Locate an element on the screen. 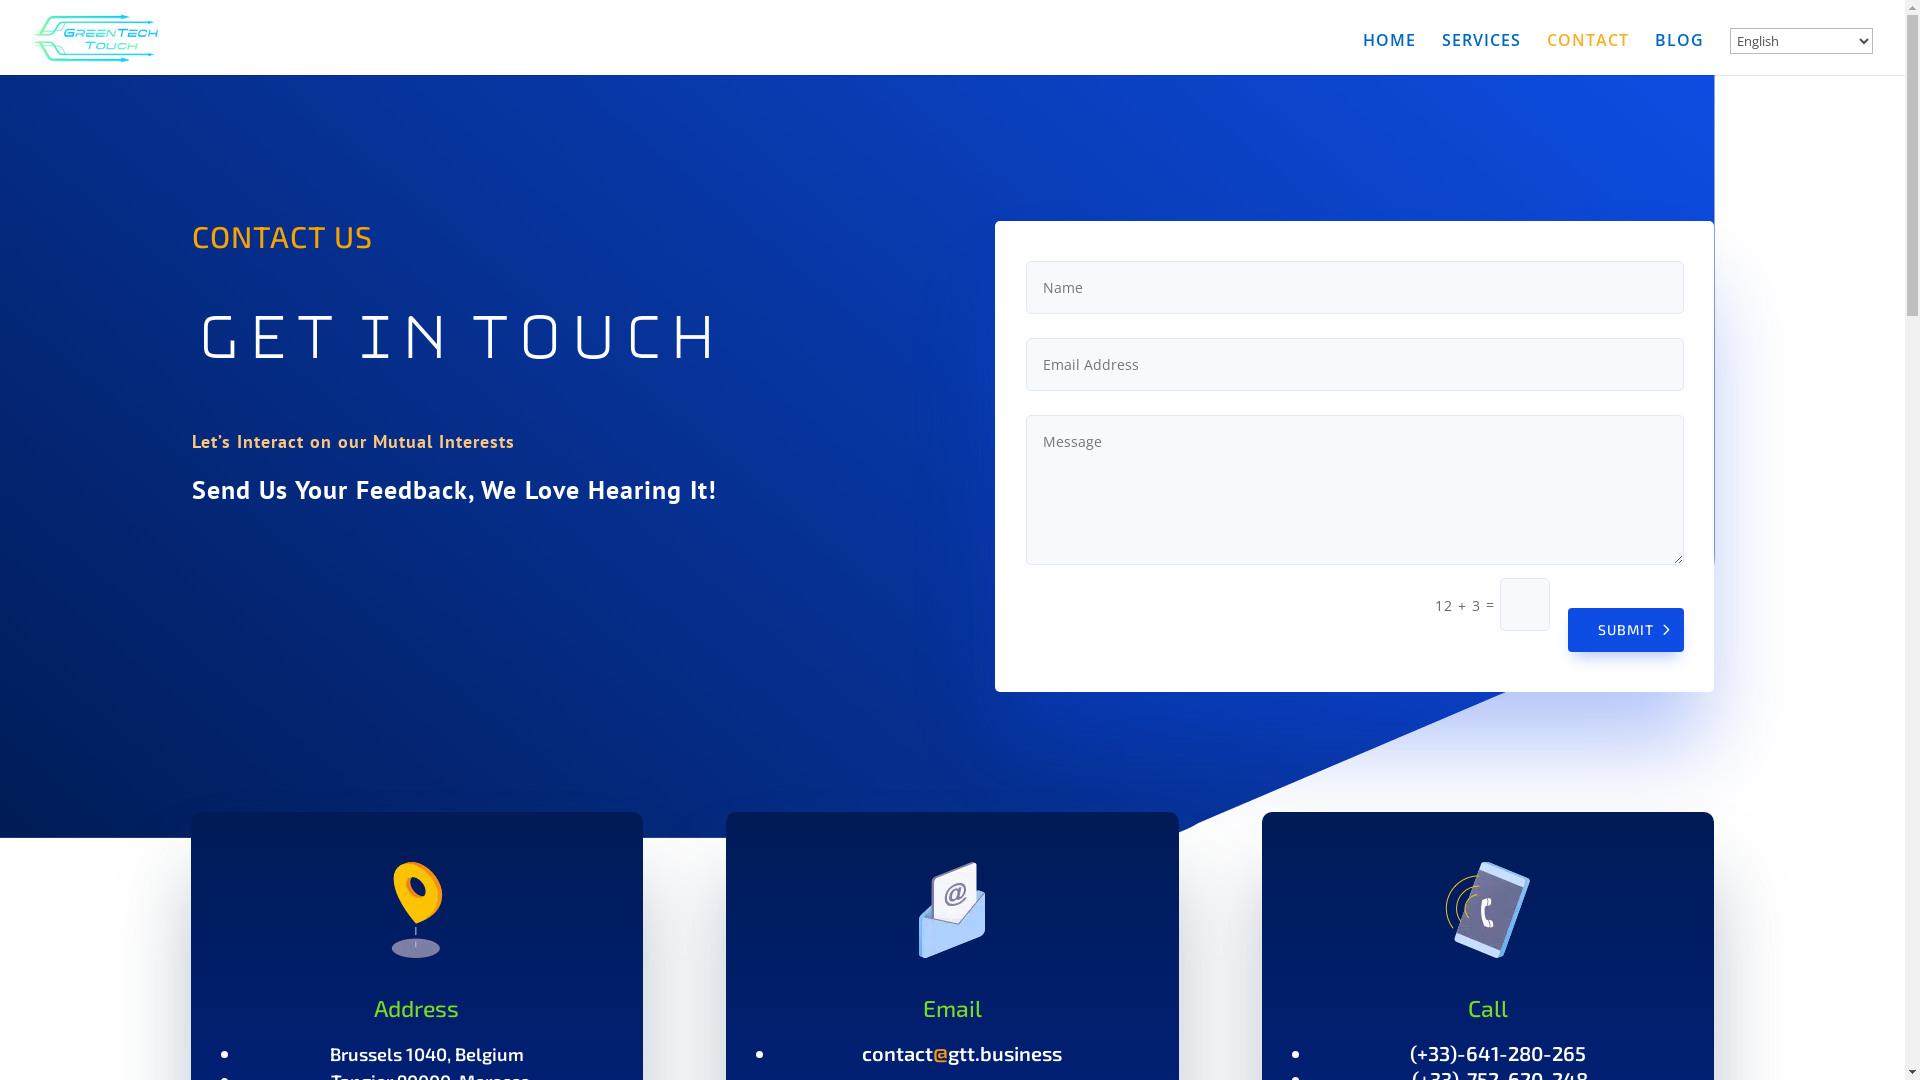  'SUBMIT' is located at coordinates (1567, 628).